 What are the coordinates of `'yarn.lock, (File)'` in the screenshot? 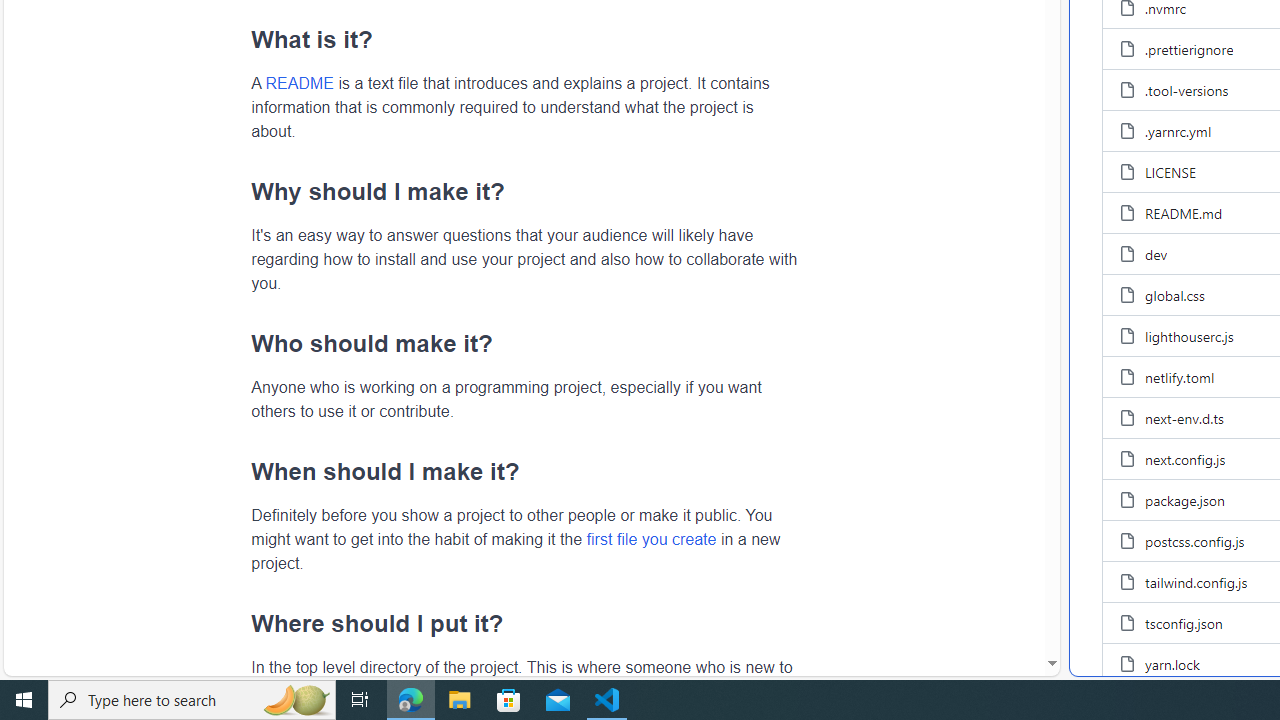 It's located at (1173, 663).